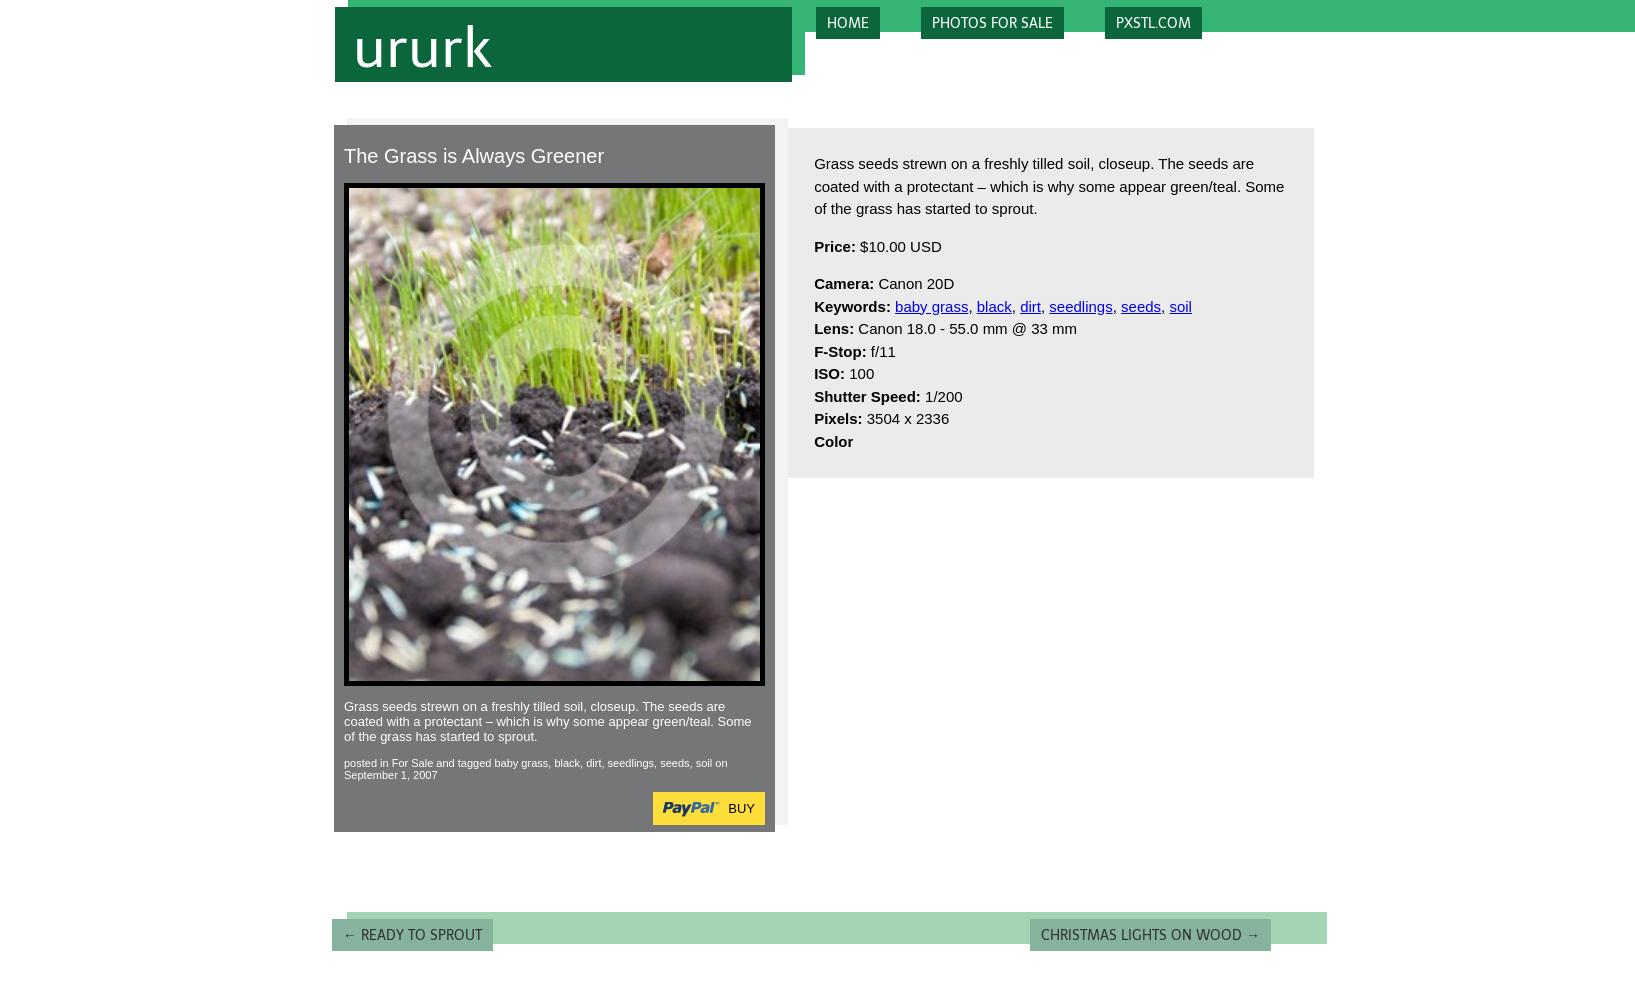 Image resolution: width=1635 pixels, height=1000 pixels. I want to click on 'September 1, 2007', so click(390, 774).